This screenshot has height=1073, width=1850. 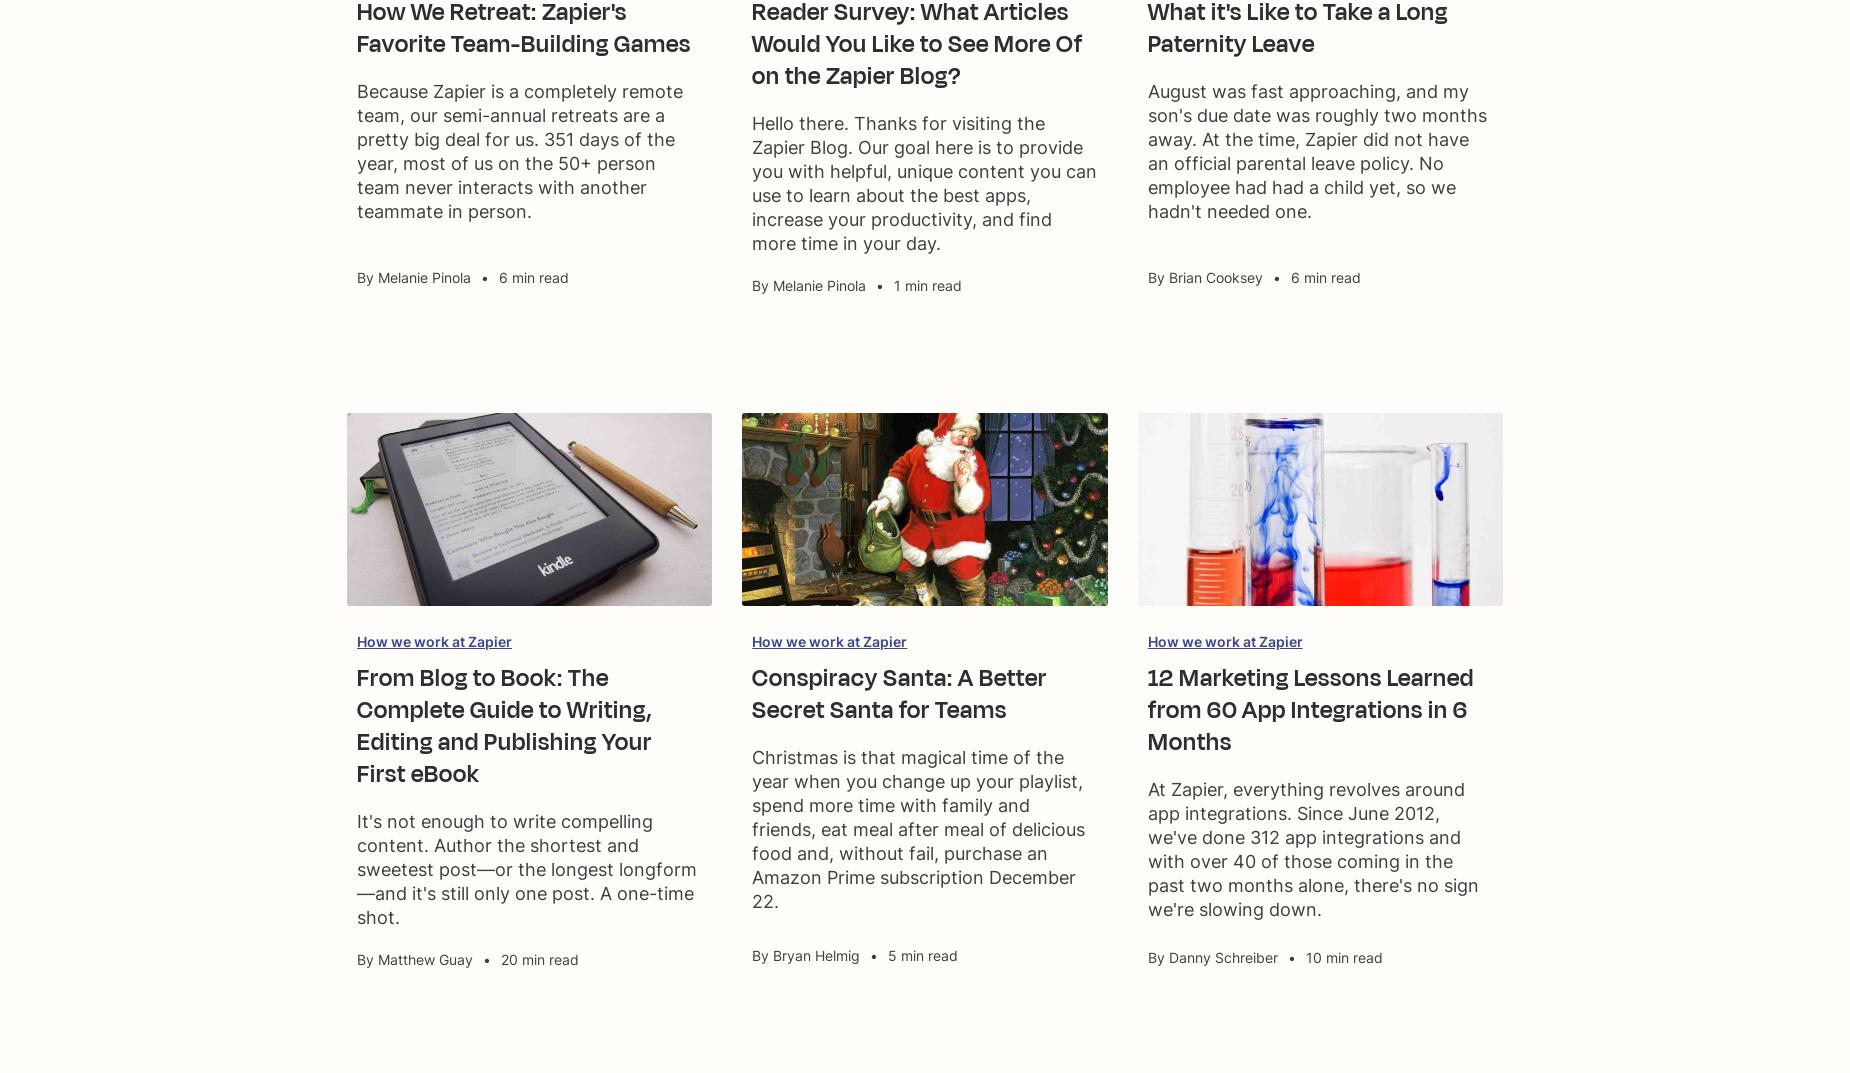 I want to click on 'Danny Schreiber', so click(x=1221, y=956).